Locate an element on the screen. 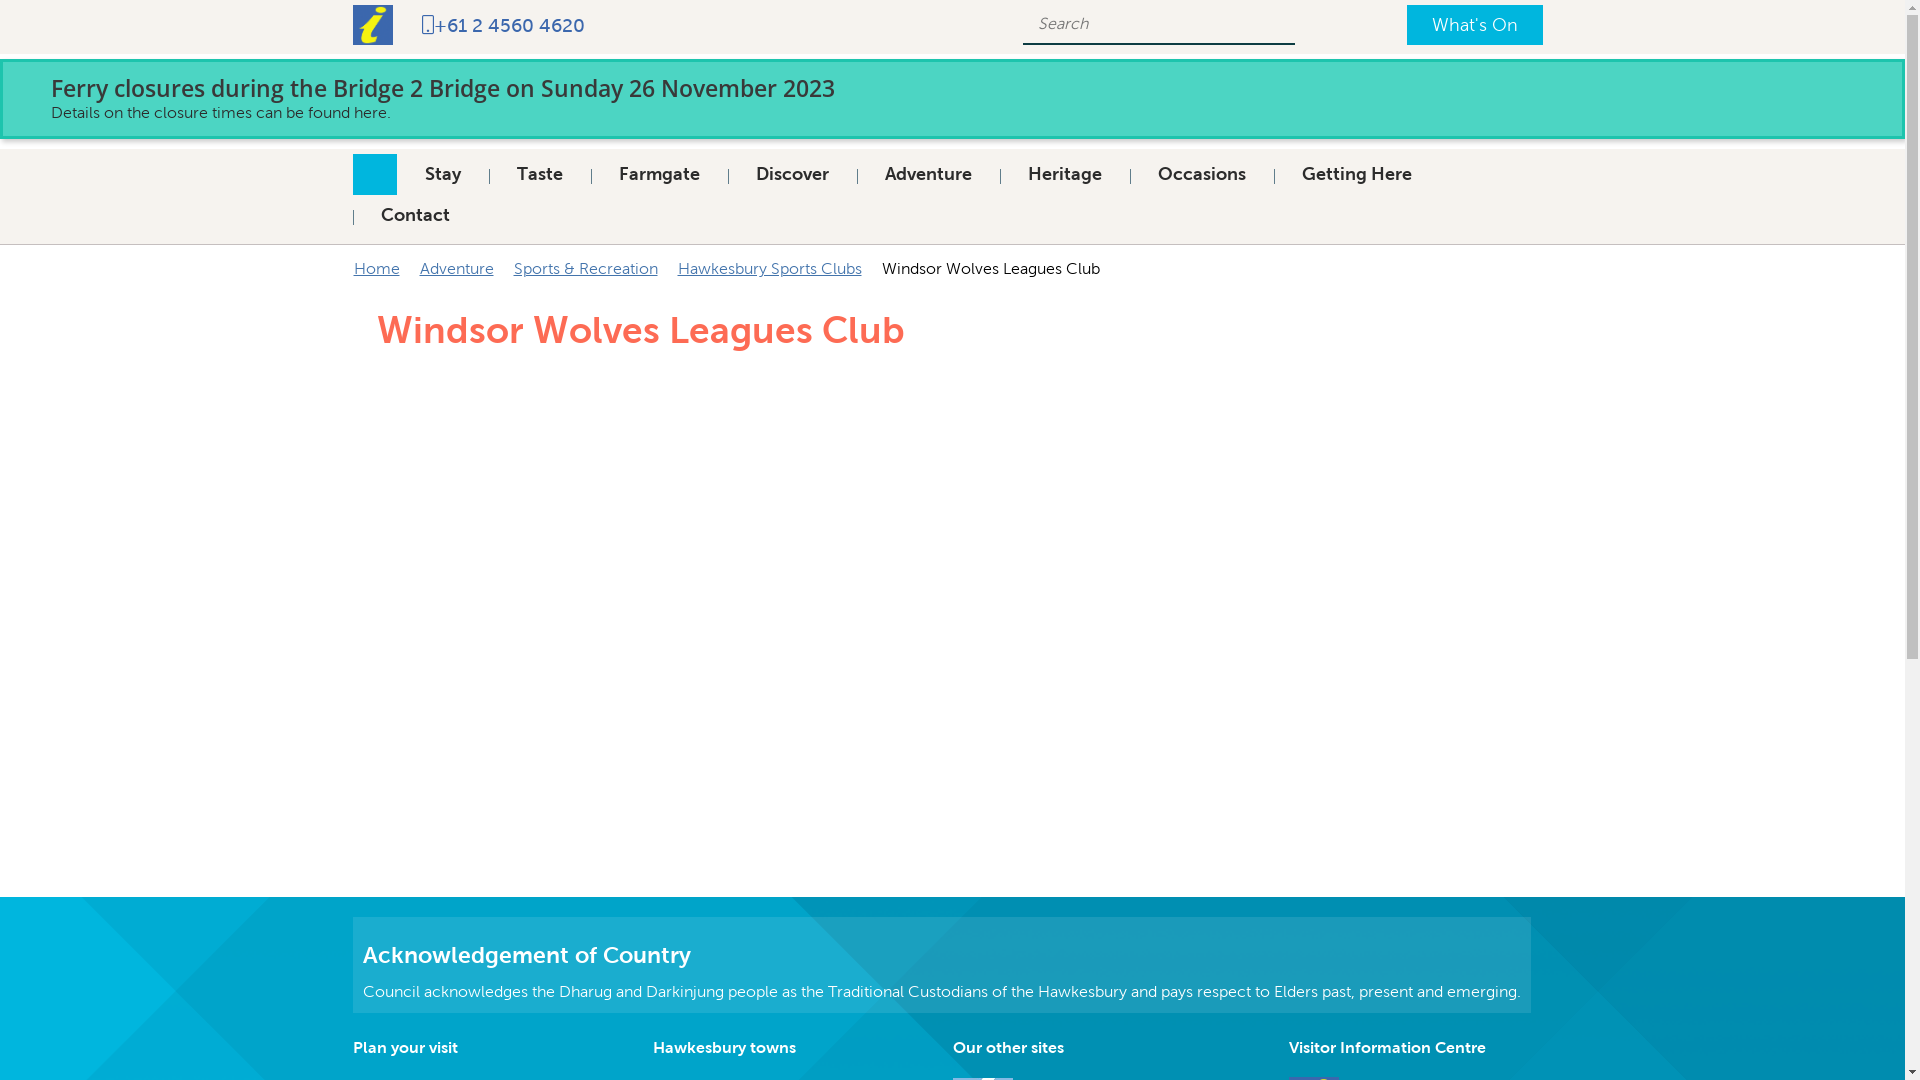 The width and height of the screenshot is (1920, 1080). 'Home' is located at coordinates (374, 173).